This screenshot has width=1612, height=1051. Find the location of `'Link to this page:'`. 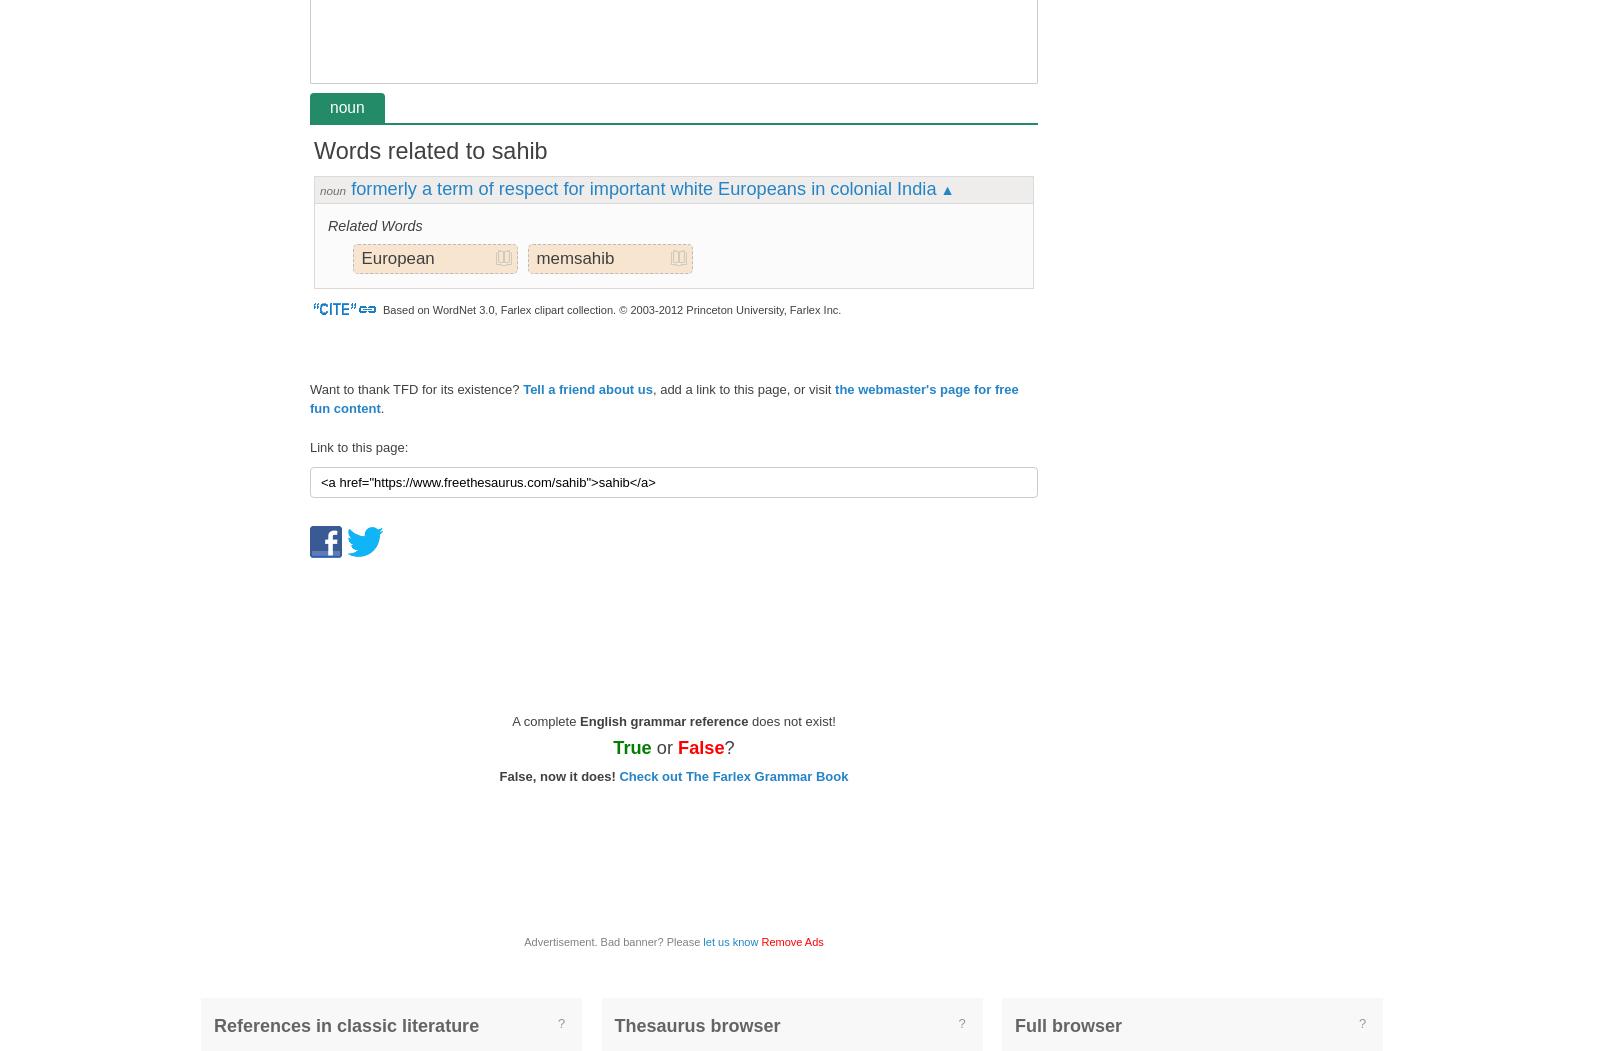

'Link to this page:' is located at coordinates (357, 446).